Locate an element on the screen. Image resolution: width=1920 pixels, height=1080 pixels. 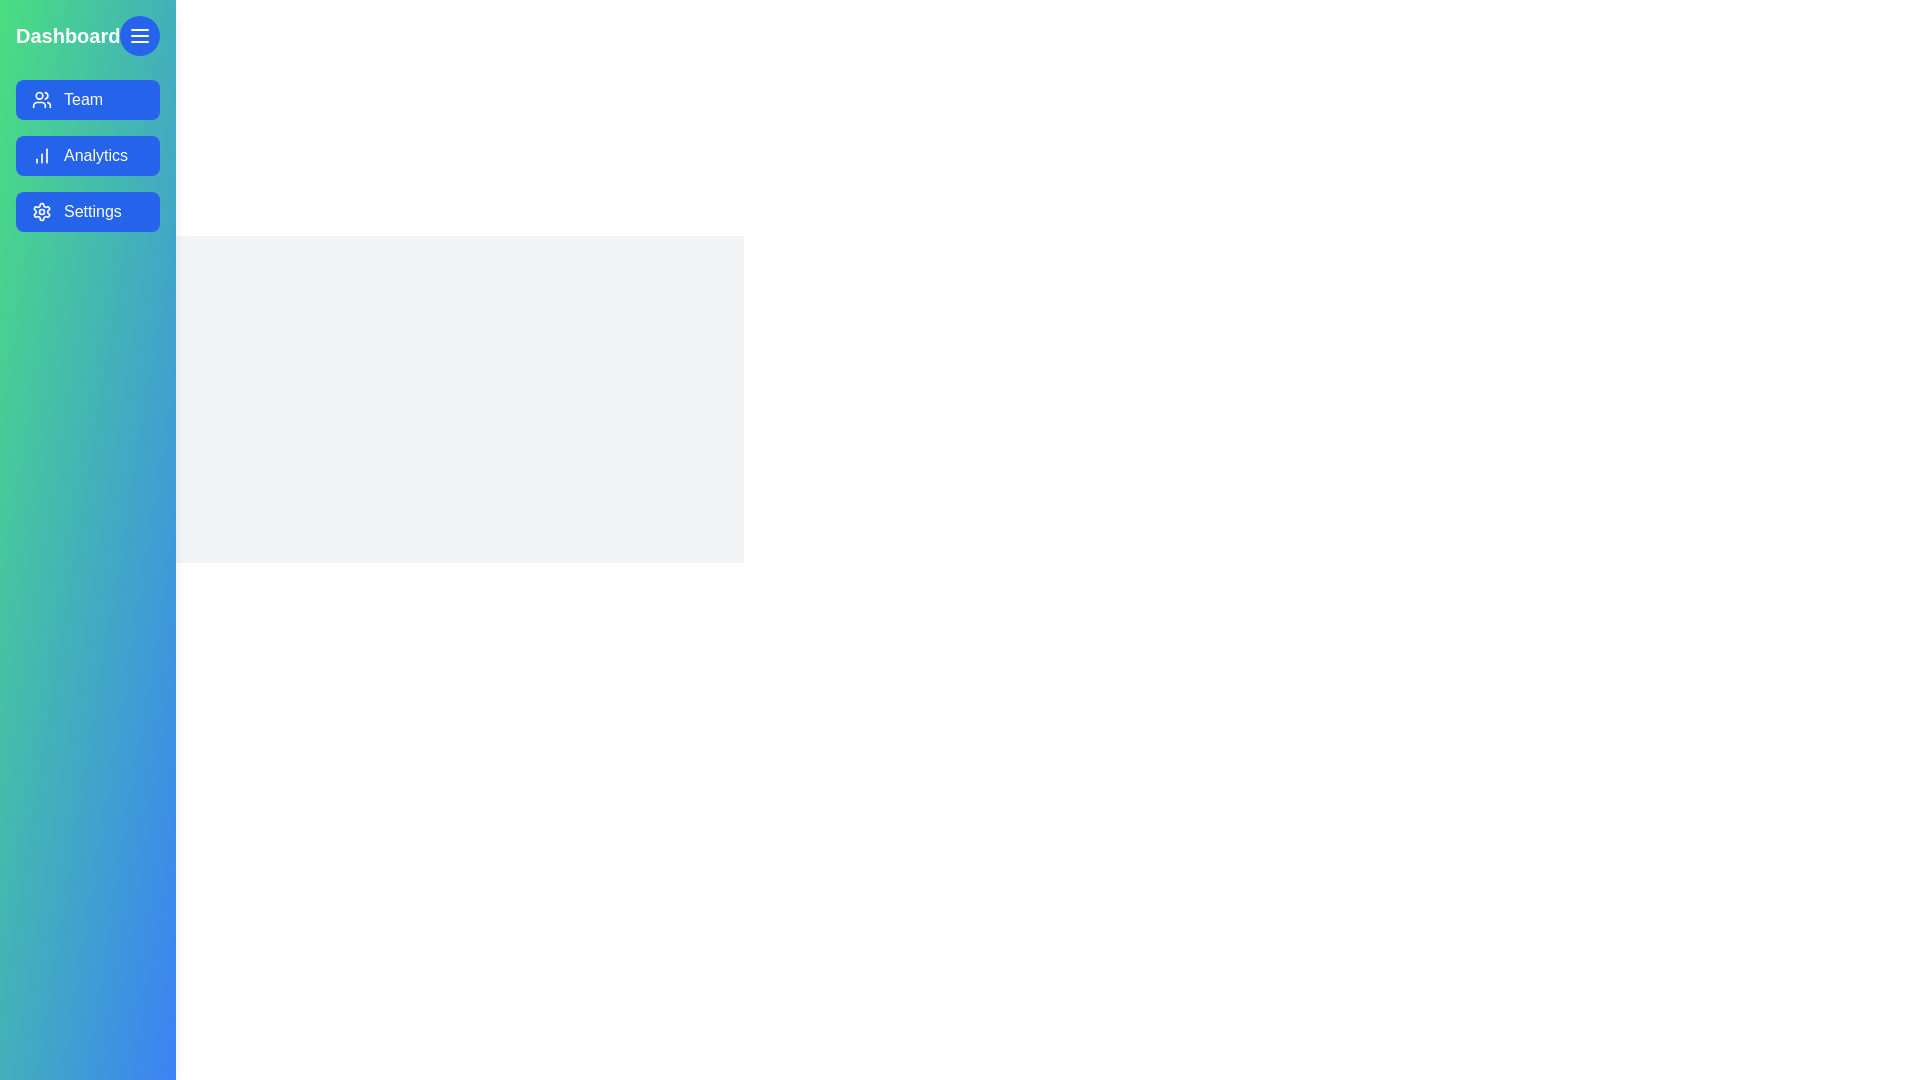
the menu button to toggle the visibility of the side drawer is located at coordinates (139, 35).